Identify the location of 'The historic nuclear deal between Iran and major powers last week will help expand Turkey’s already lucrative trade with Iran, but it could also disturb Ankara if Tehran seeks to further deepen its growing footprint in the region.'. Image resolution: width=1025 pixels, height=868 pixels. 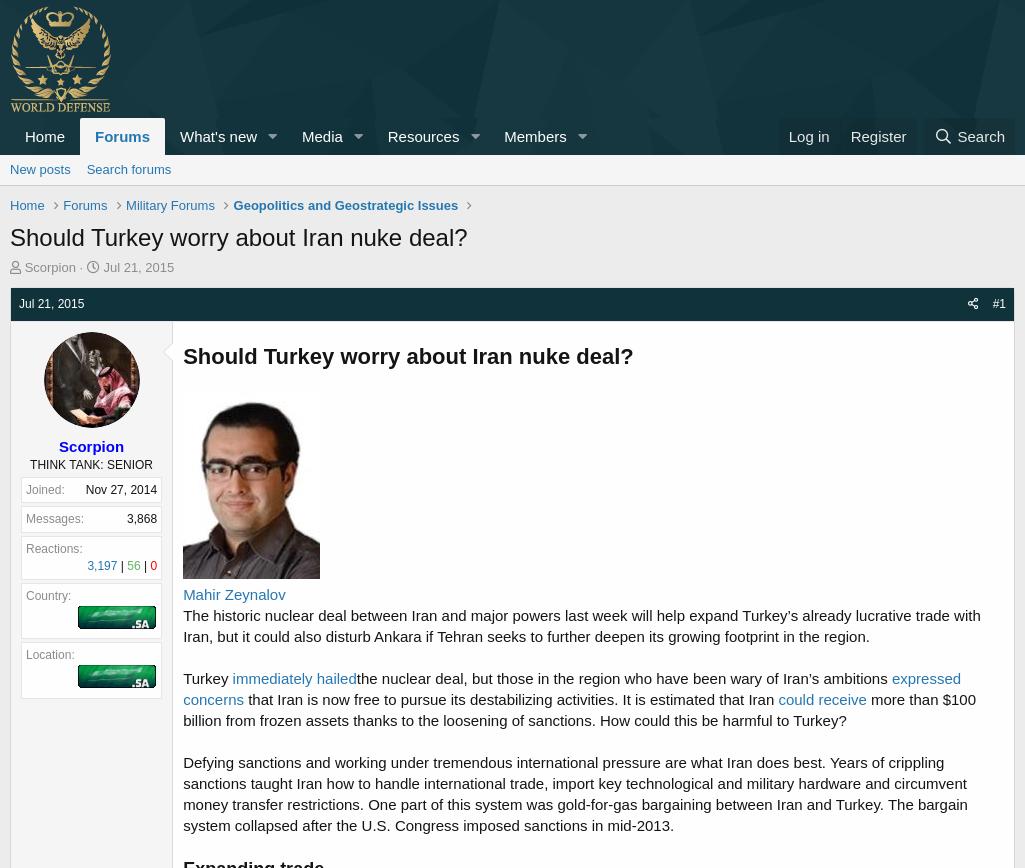
(581, 626).